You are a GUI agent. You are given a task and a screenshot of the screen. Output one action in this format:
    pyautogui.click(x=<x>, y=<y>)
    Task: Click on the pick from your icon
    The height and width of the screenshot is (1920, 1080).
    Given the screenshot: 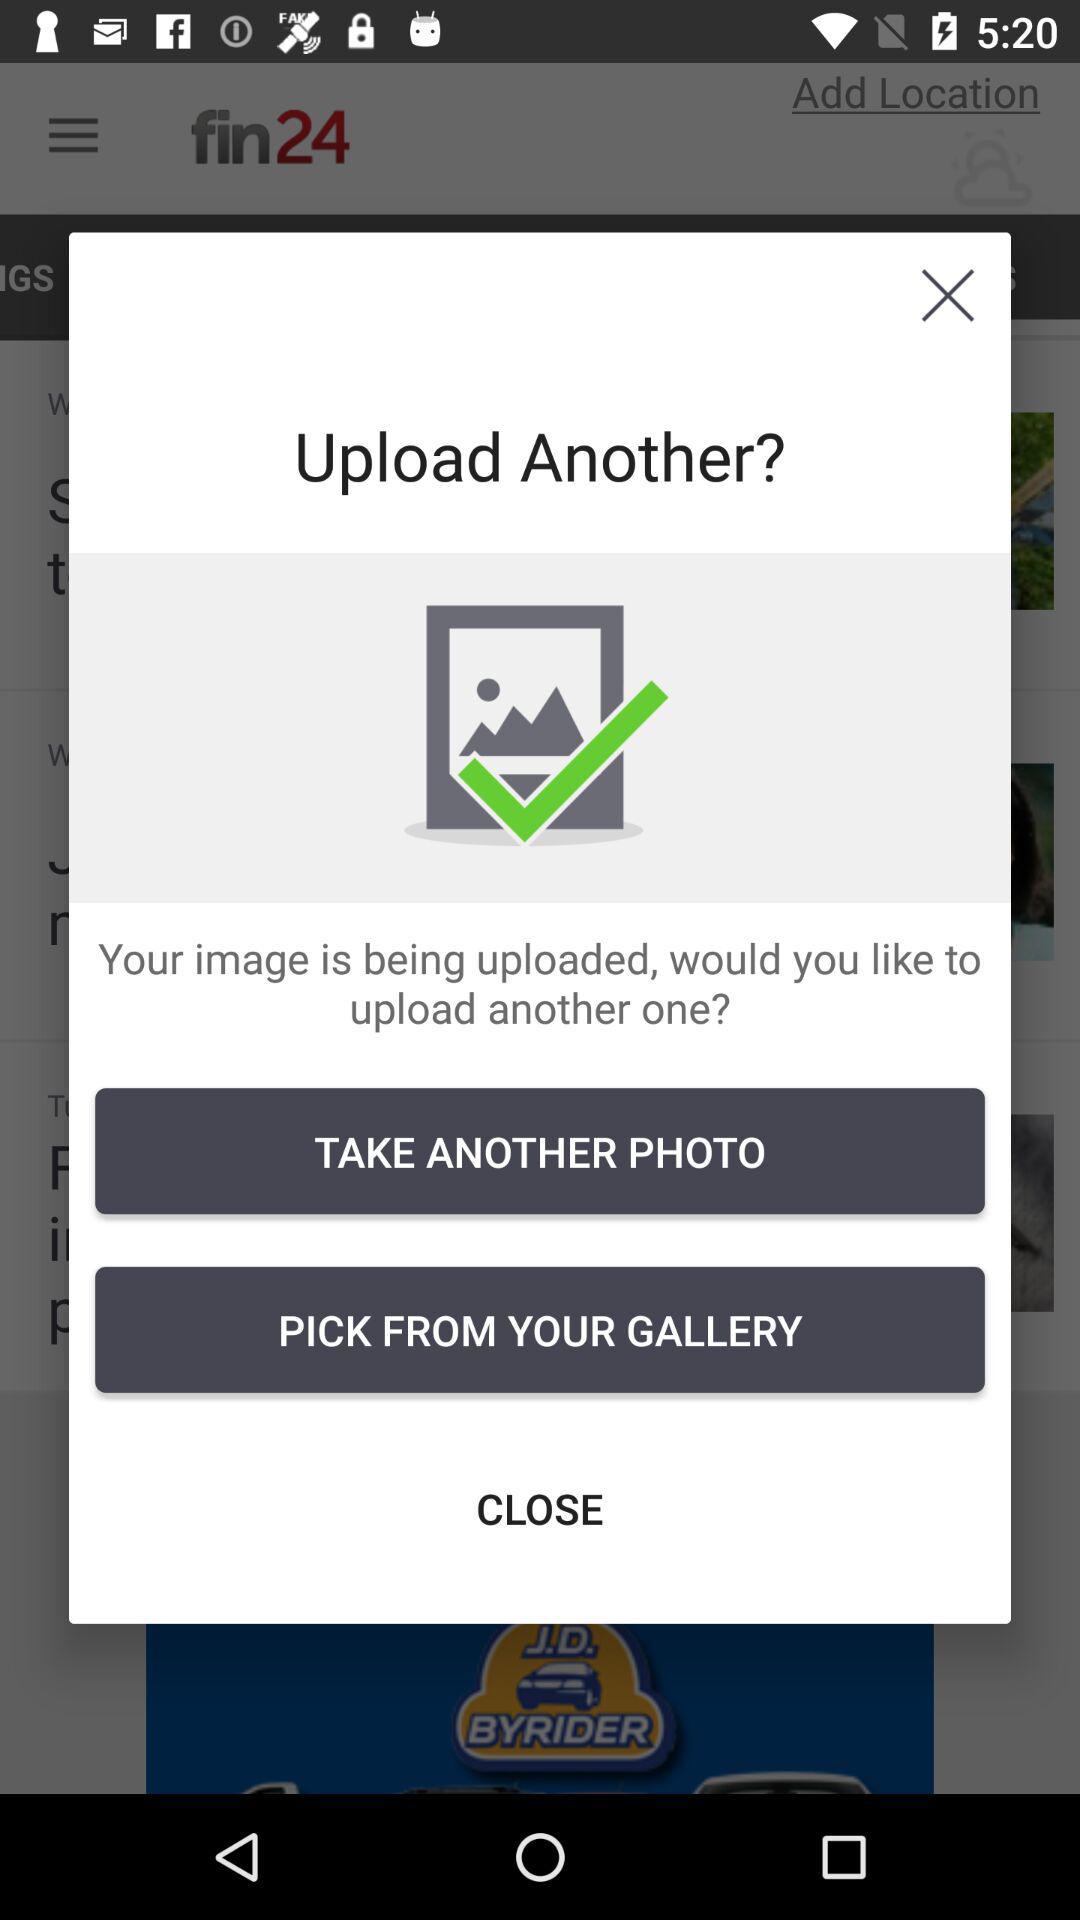 What is the action you would take?
    pyautogui.click(x=540, y=1329)
    